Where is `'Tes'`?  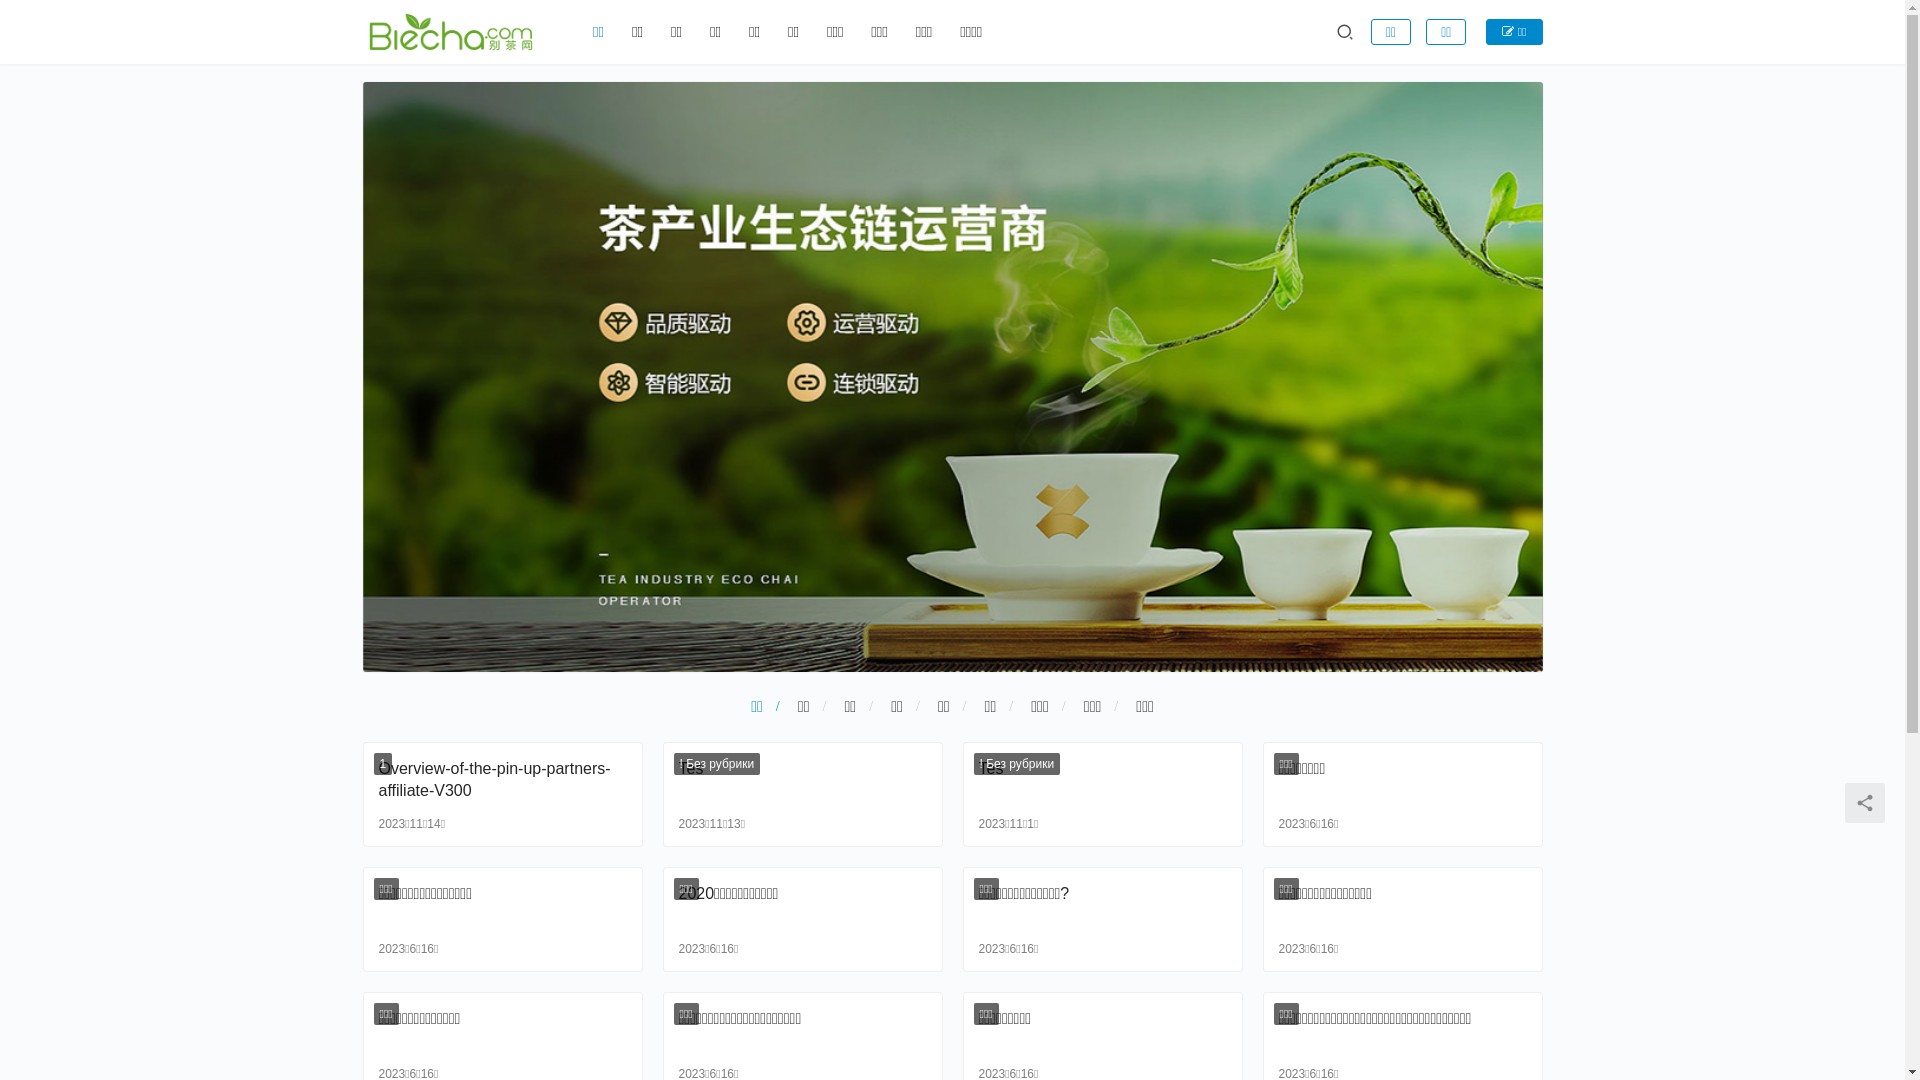
'Tes' is located at coordinates (978, 778).